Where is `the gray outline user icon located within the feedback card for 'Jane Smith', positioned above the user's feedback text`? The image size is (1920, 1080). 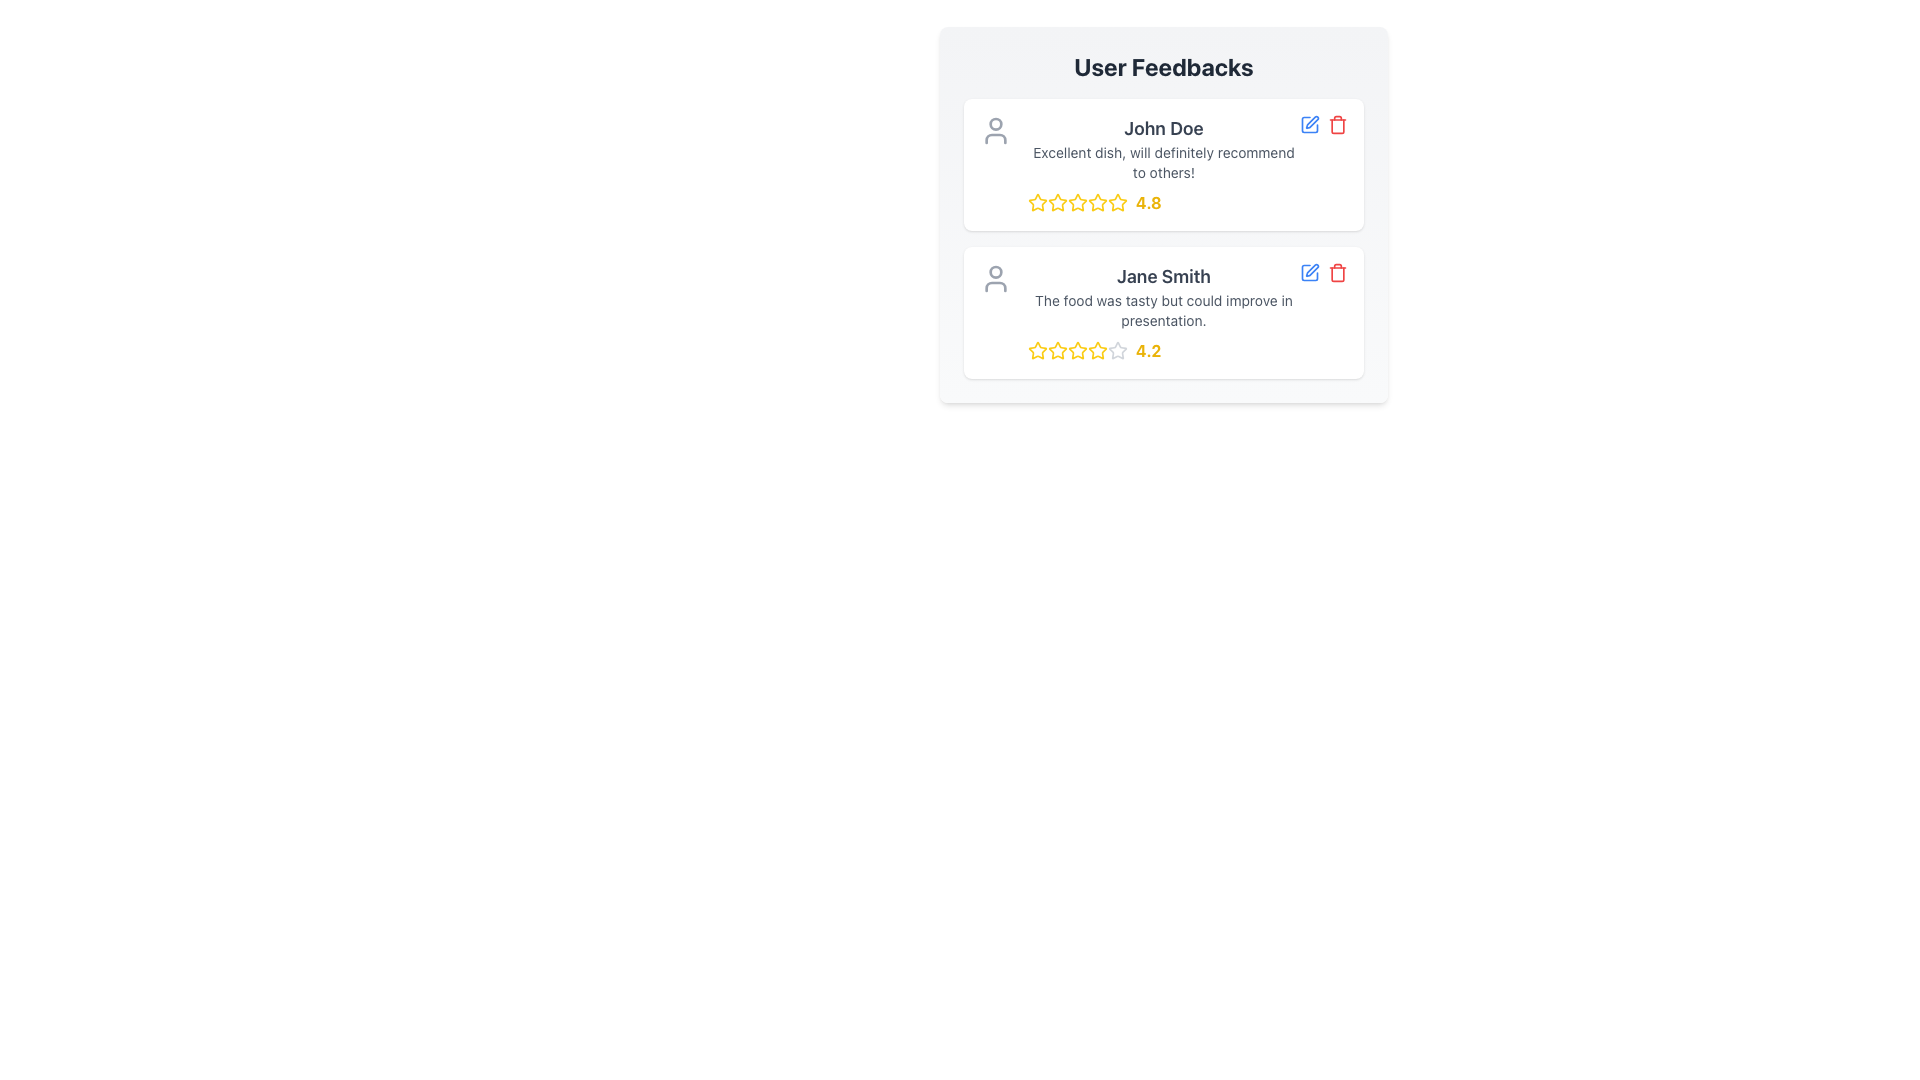
the gray outline user icon located within the feedback card for 'Jane Smith', positioned above the user's feedback text is located at coordinates (996, 278).